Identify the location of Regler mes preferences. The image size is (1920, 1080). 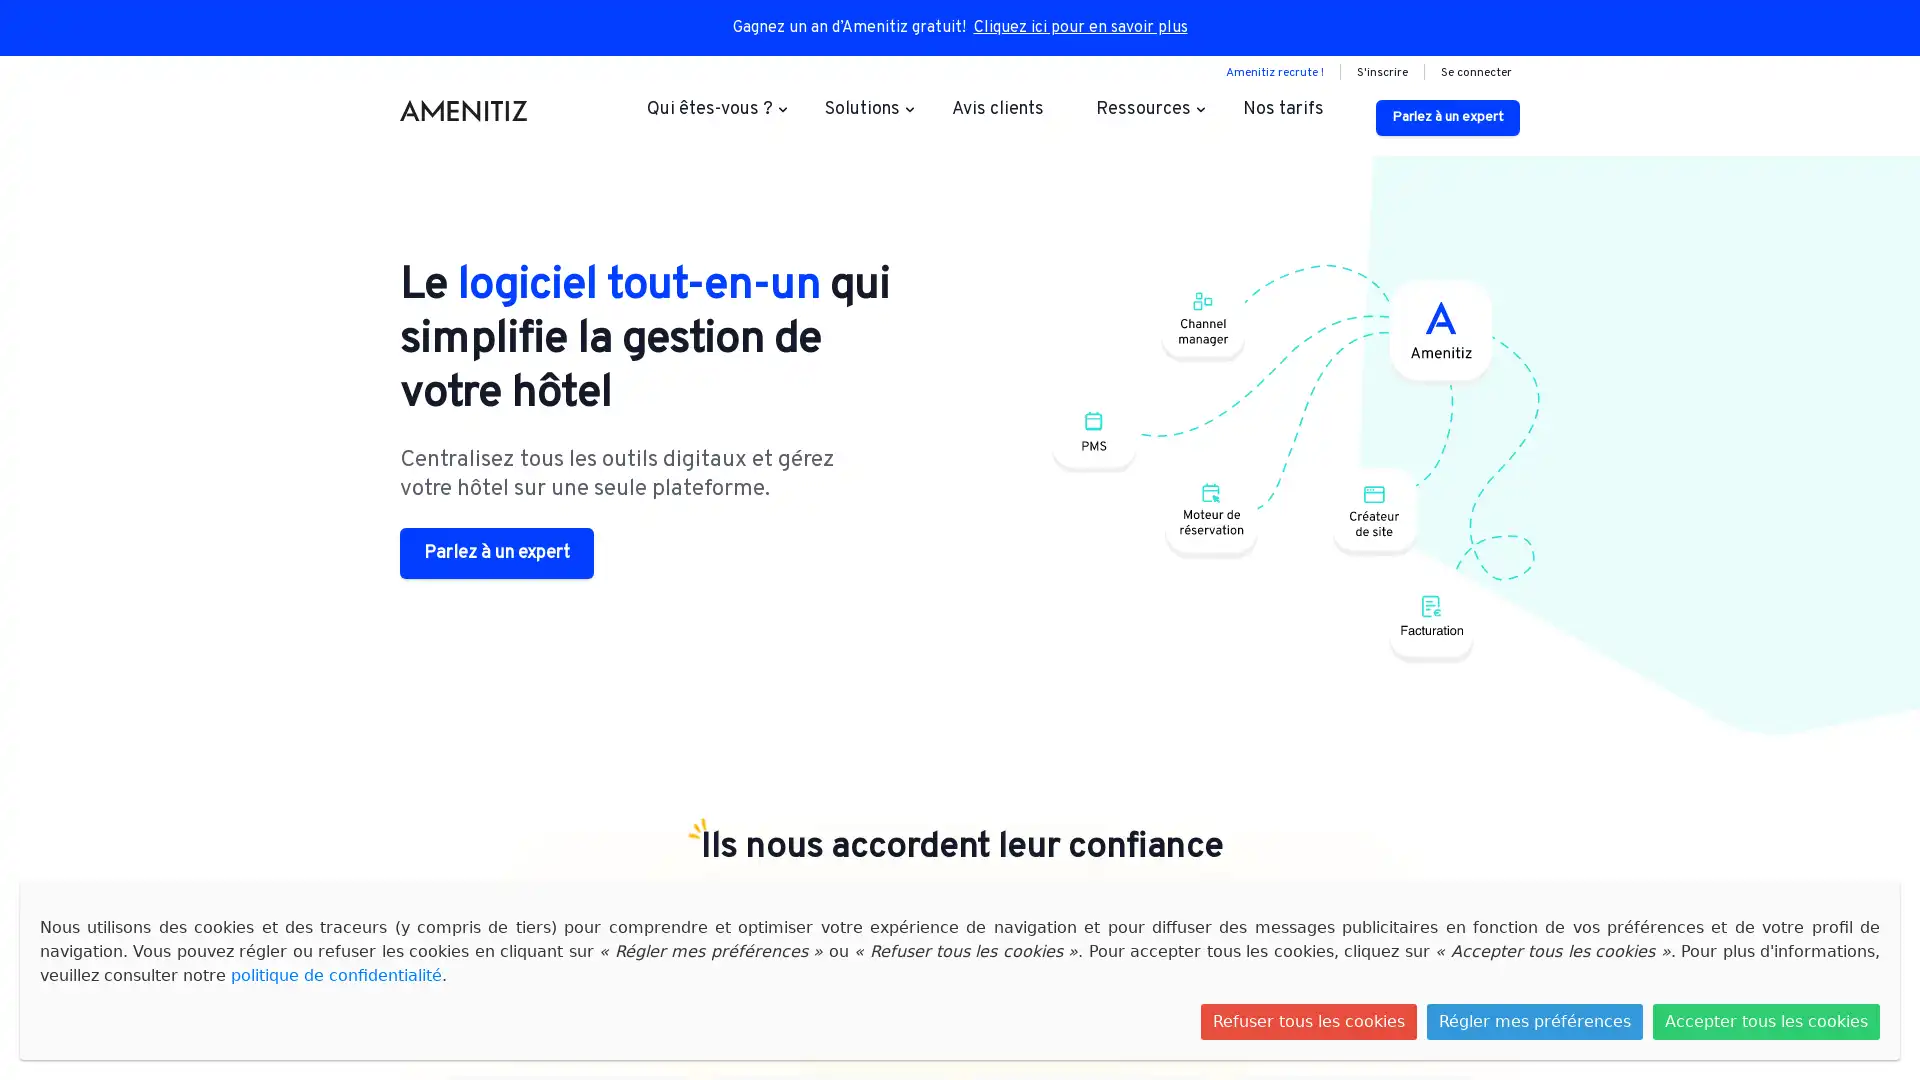
(1534, 1022).